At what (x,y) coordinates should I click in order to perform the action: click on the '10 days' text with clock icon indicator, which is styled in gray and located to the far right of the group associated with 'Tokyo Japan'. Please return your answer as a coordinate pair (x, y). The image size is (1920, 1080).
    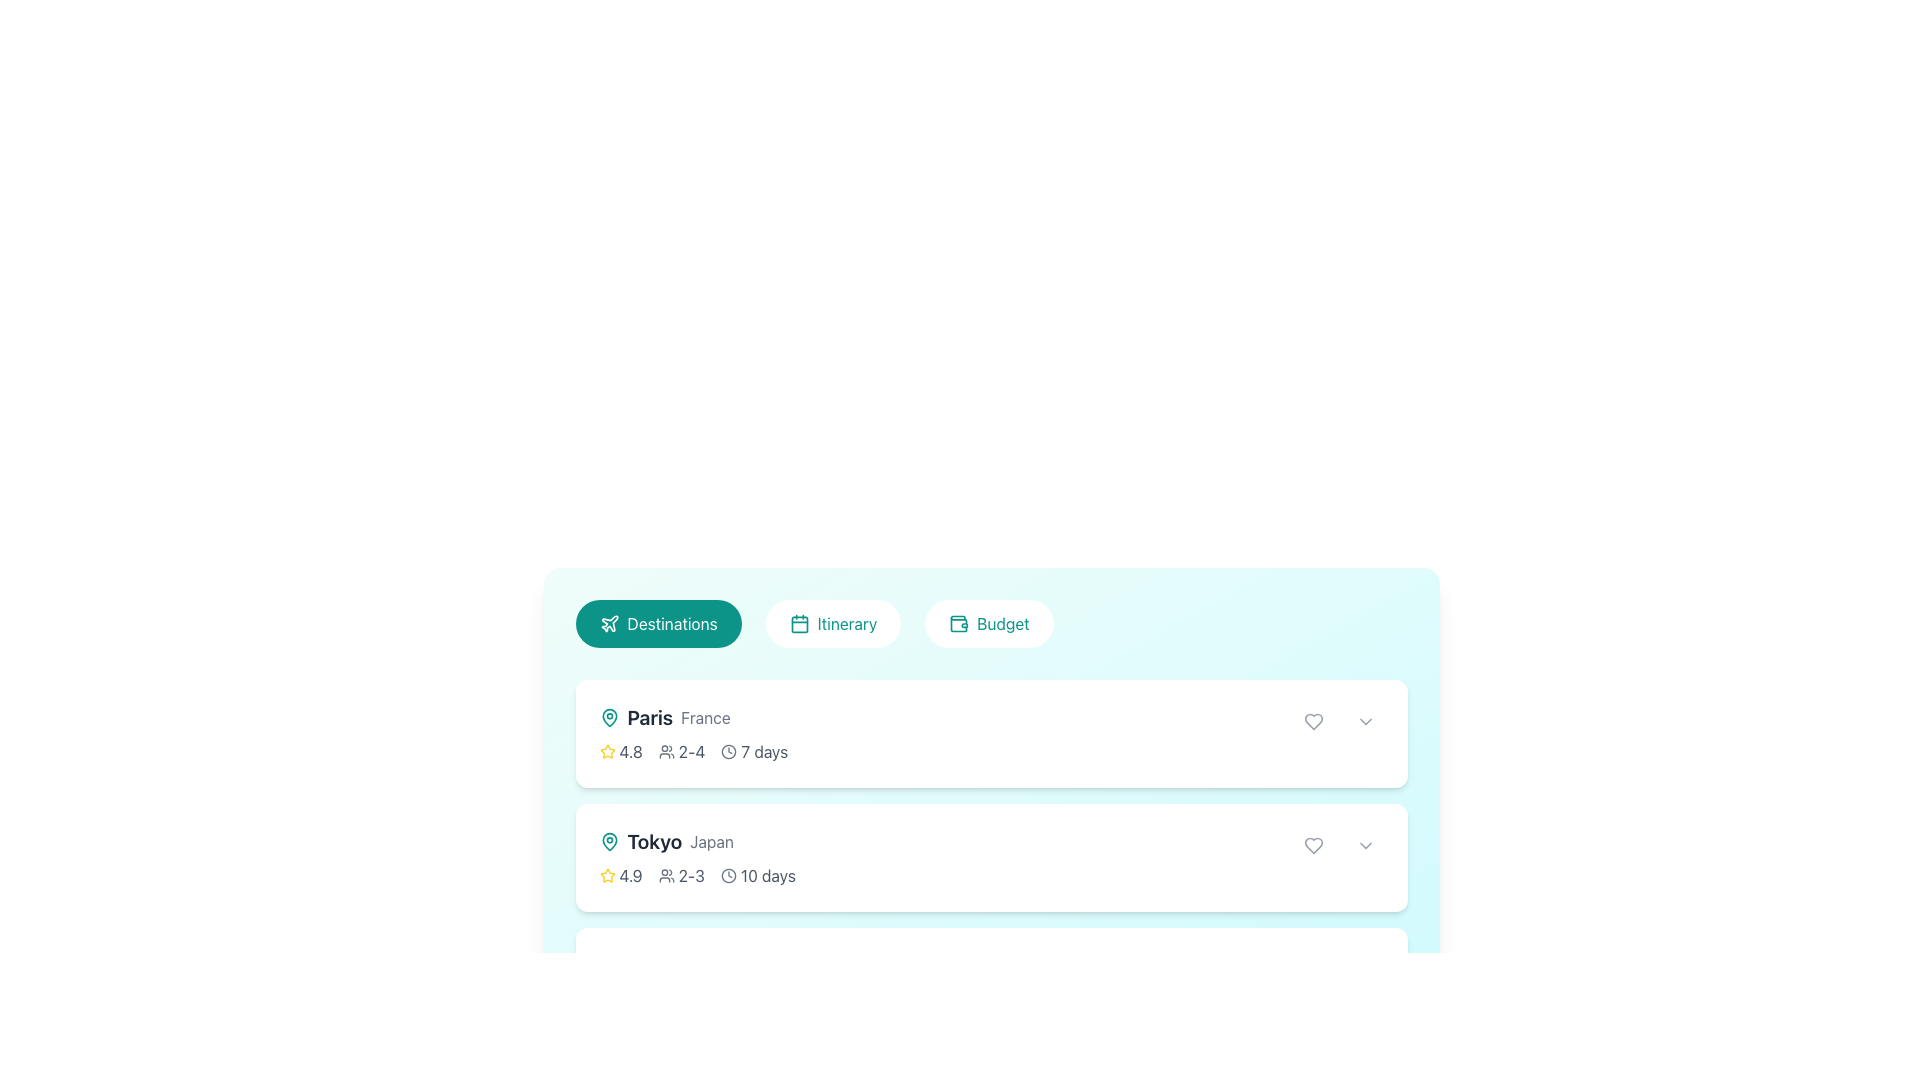
    Looking at the image, I should click on (757, 874).